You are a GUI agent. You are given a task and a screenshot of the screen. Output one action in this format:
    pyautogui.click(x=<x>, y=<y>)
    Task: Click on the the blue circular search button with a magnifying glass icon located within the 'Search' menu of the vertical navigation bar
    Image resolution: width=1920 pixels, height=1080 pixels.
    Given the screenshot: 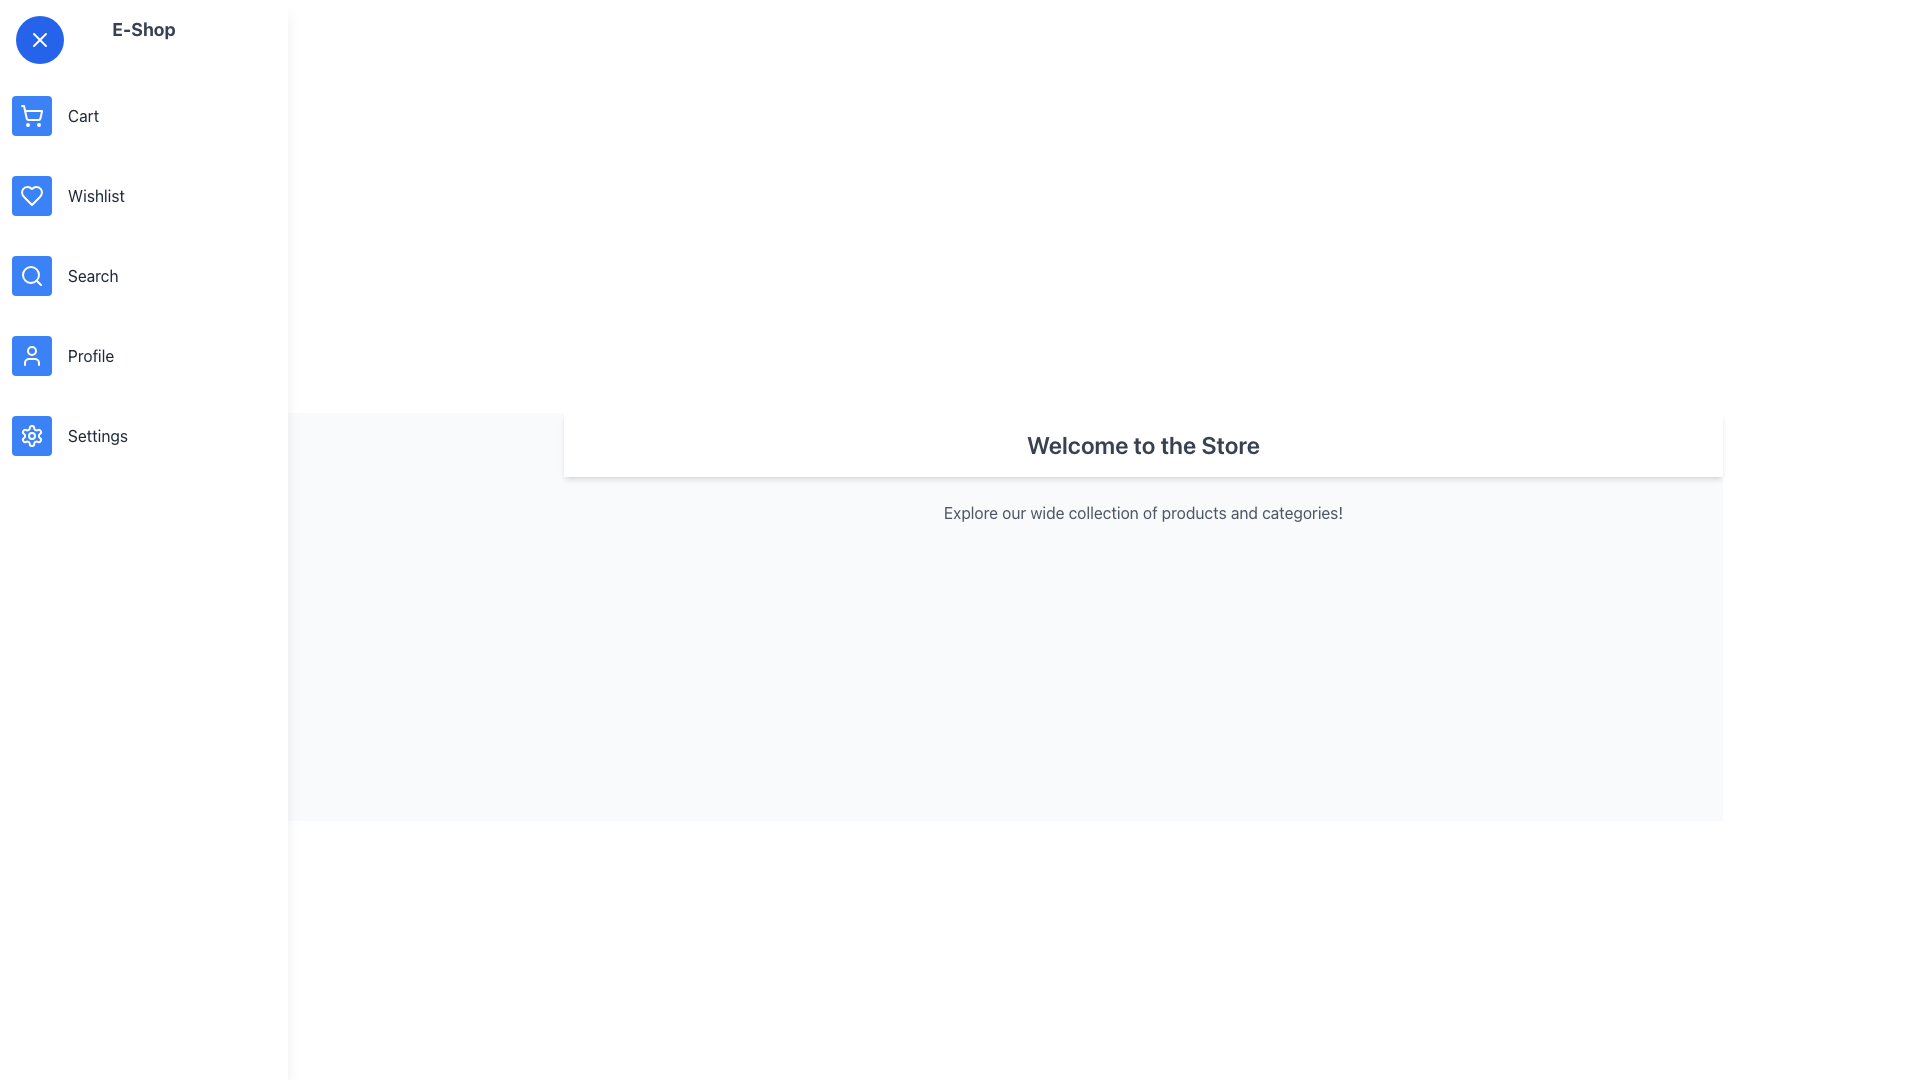 What is the action you would take?
    pyautogui.click(x=32, y=276)
    